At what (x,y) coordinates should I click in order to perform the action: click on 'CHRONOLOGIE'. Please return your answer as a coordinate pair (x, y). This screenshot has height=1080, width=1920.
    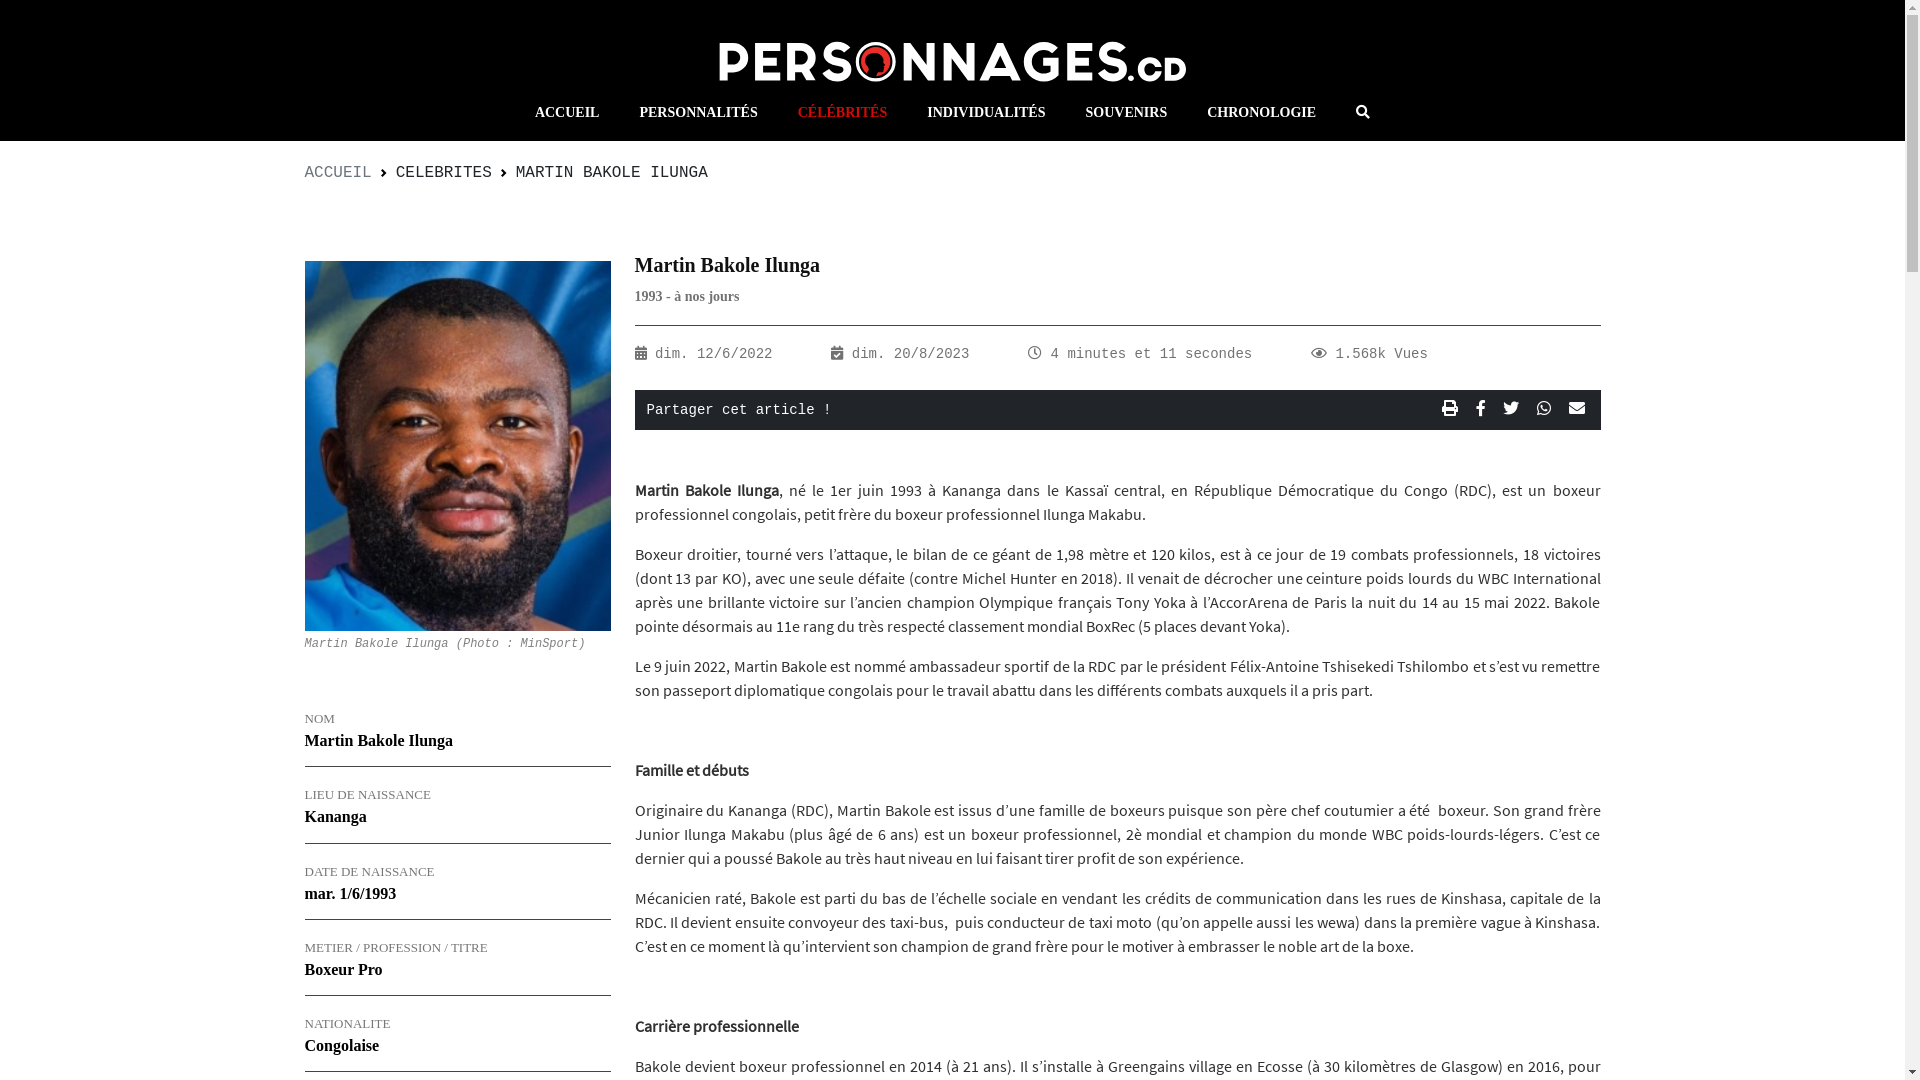
    Looking at the image, I should click on (1260, 112).